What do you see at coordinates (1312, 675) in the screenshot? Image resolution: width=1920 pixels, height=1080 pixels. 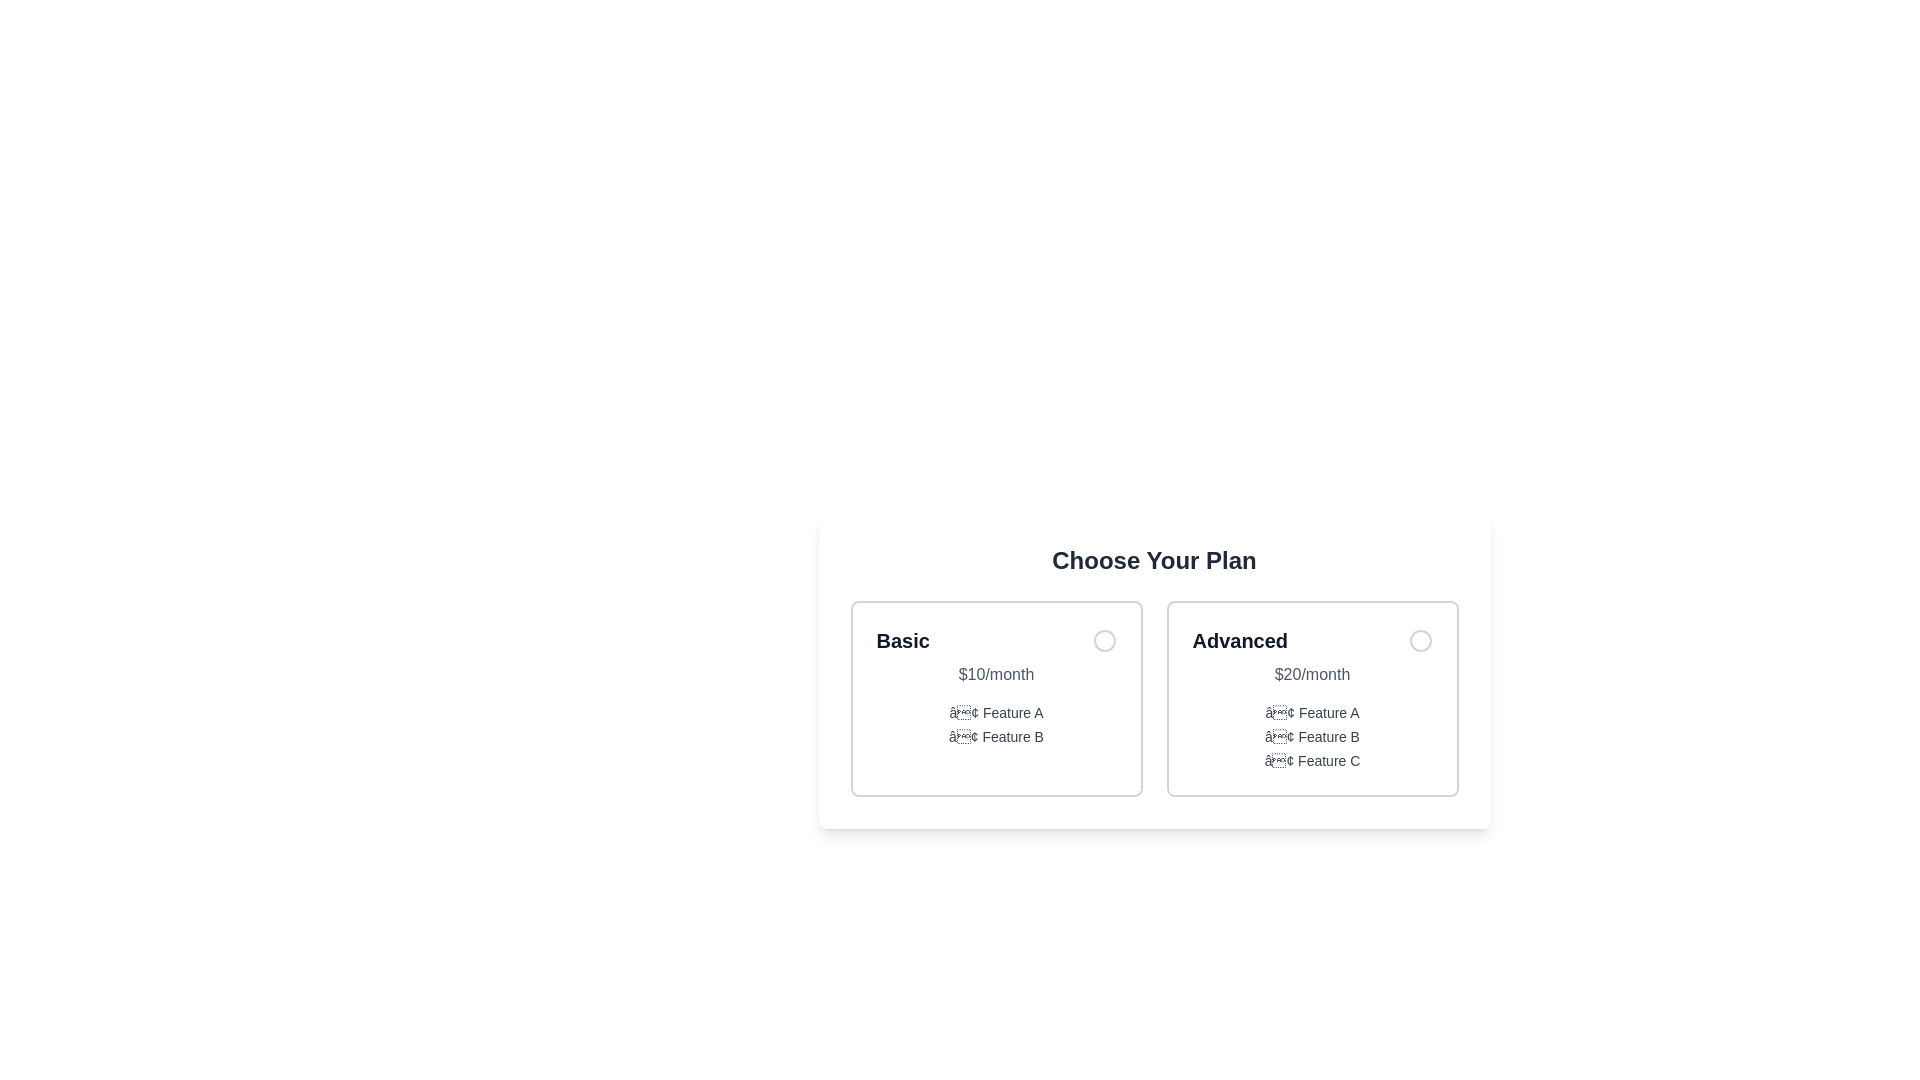 I see `price per month for the 'Advanced' plan displayed in the Text Label located centrally within the 'Advanced' pricing card, just below the title 'Advanced'` at bounding box center [1312, 675].